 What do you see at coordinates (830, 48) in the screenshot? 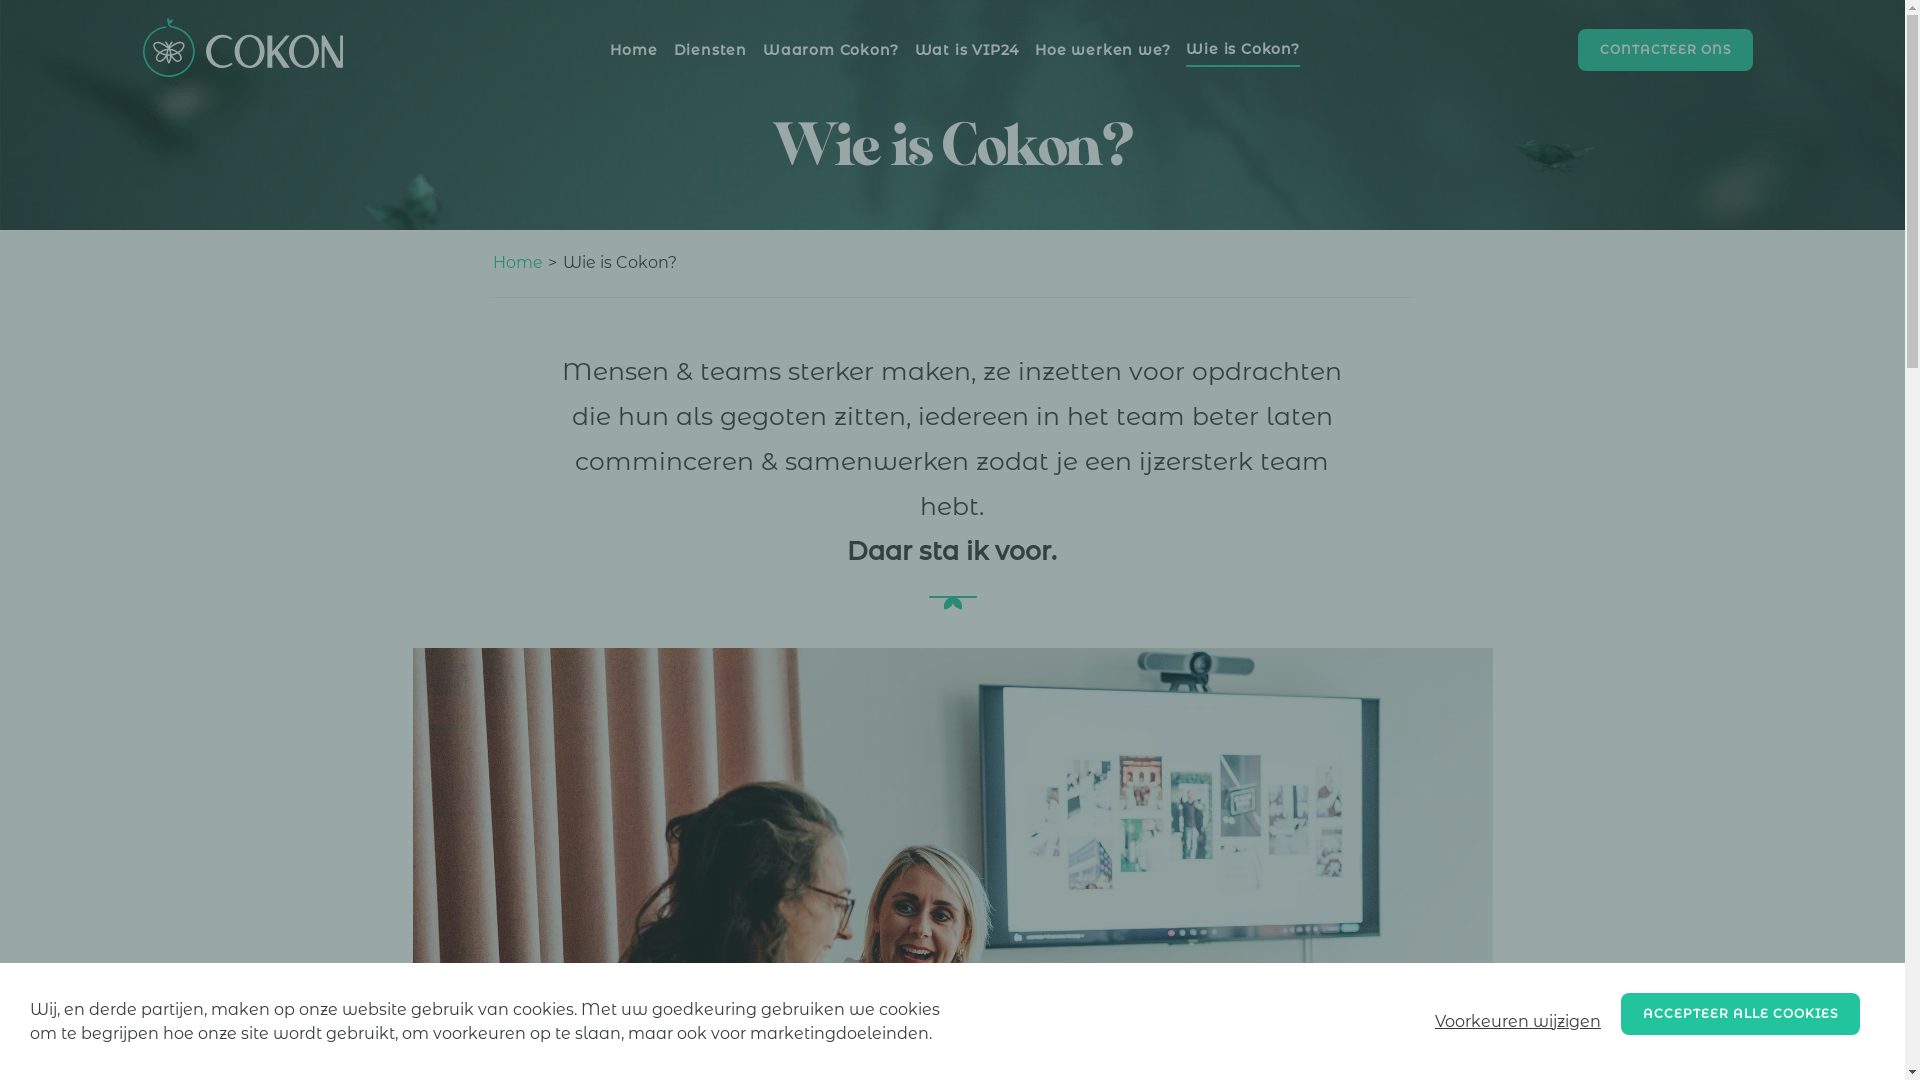
I see `'Waarom Cokon?'` at bounding box center [830, 48].